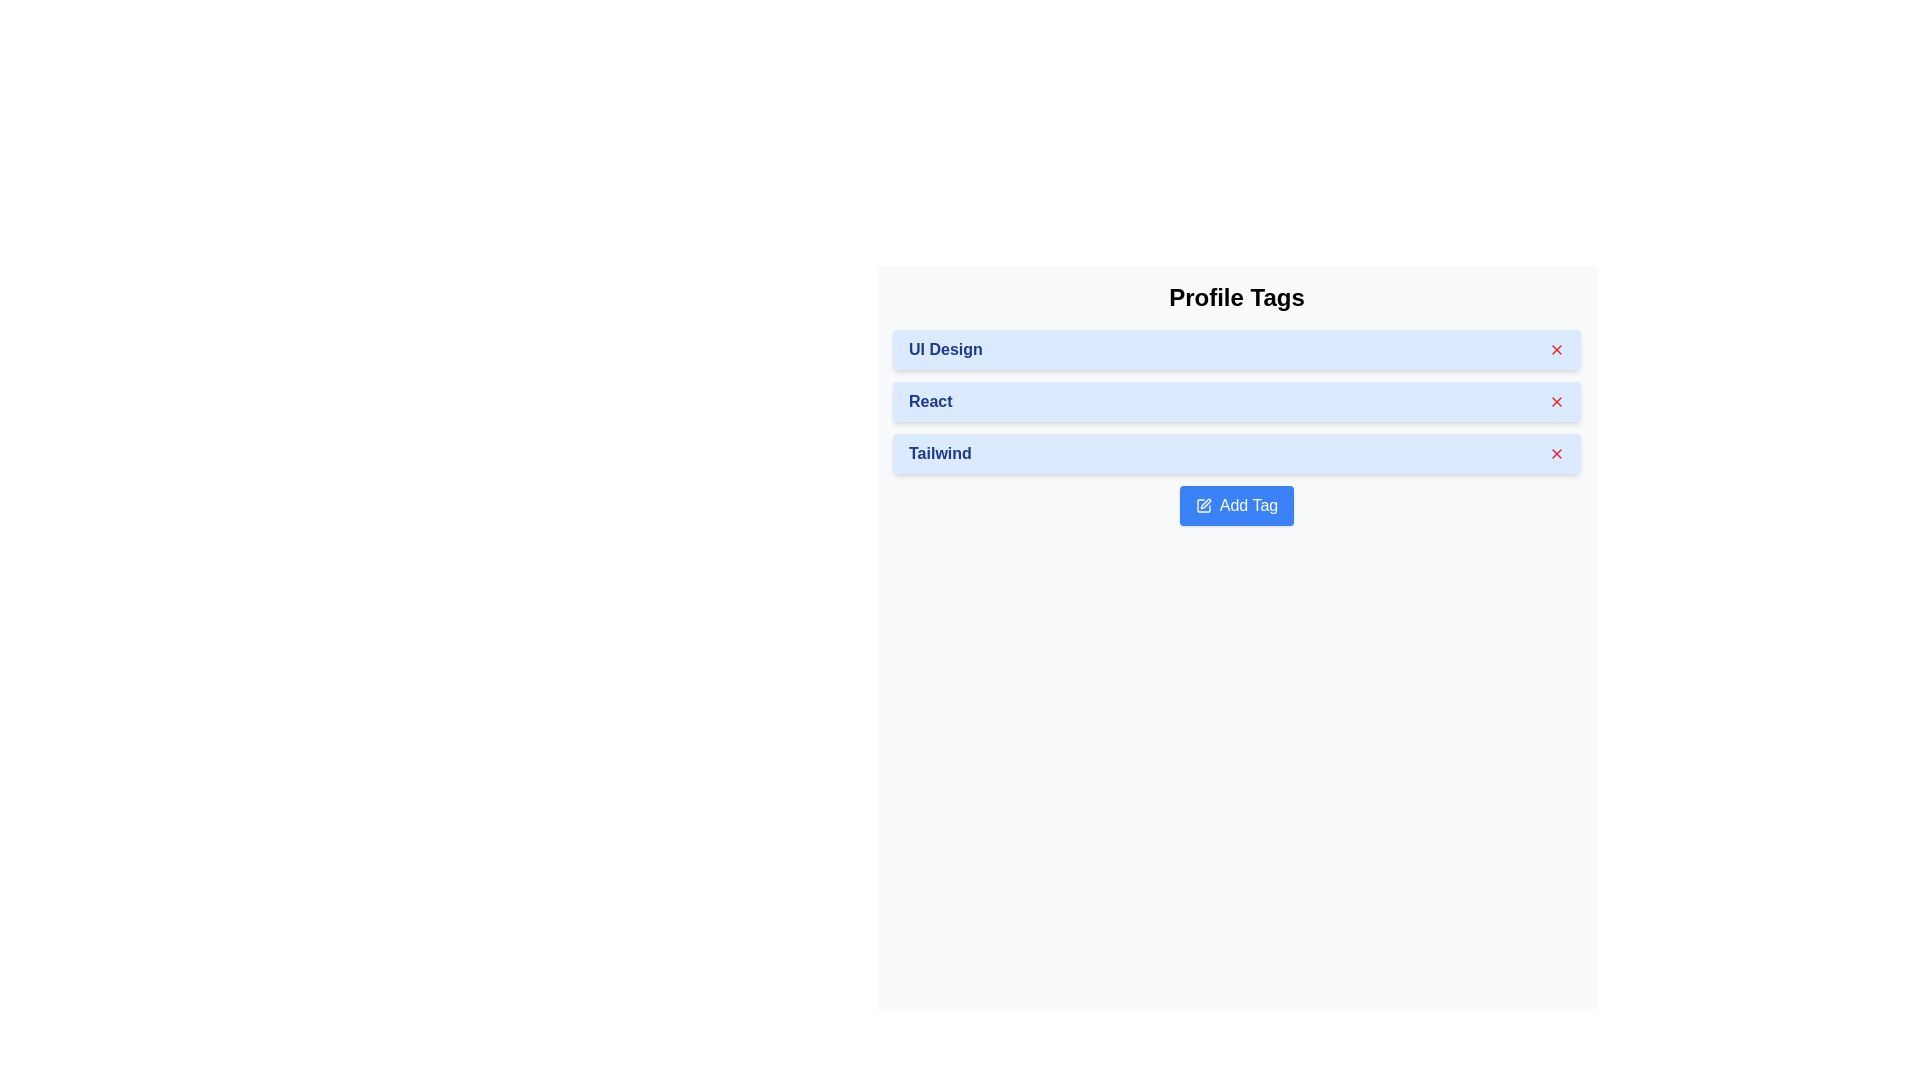 This screenshot has height=1080, width=1920. What do you see at coordinates (1236, 427) in the screenshot?
I see `the bold, blue 'React' tag in the 'Profile Tags' section` at bounding box center [1236, 427].